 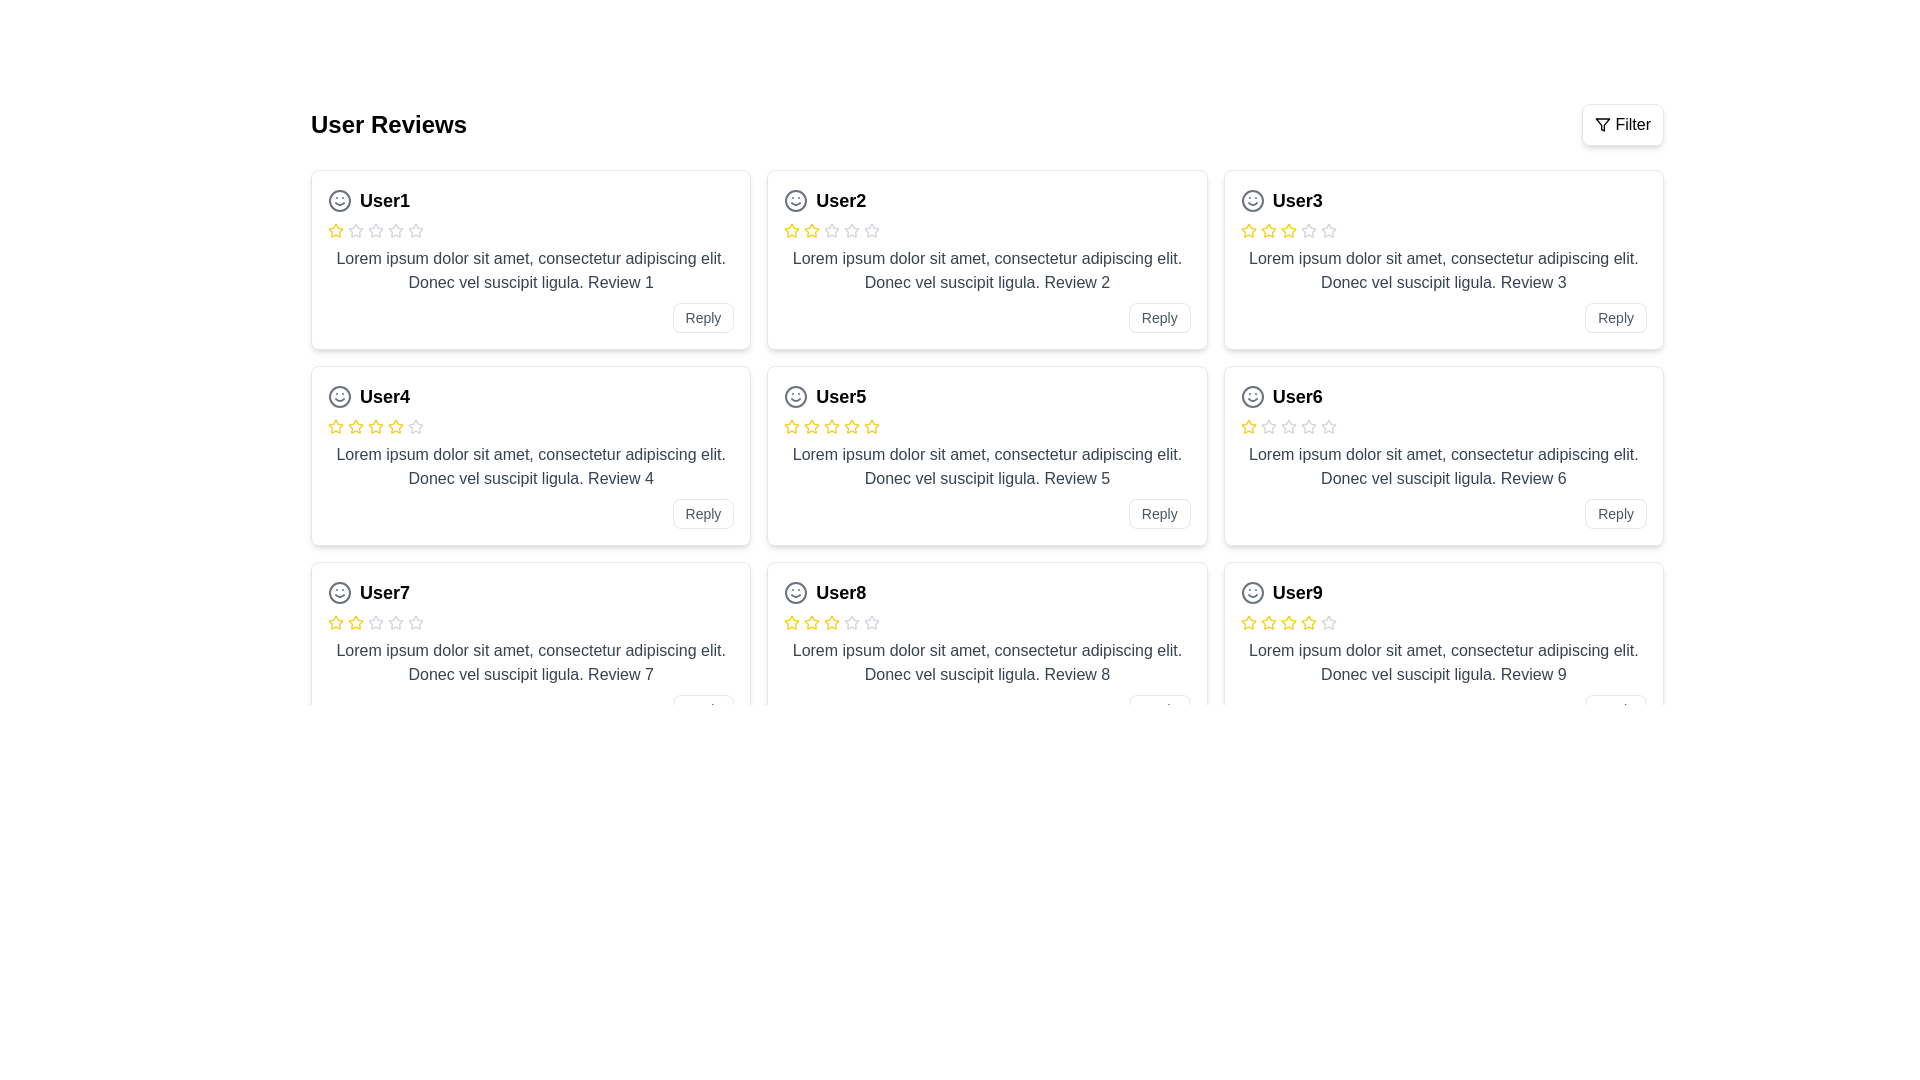 I want to click on the second star in the rating section of User2's review card, so click(x=791, y=229).